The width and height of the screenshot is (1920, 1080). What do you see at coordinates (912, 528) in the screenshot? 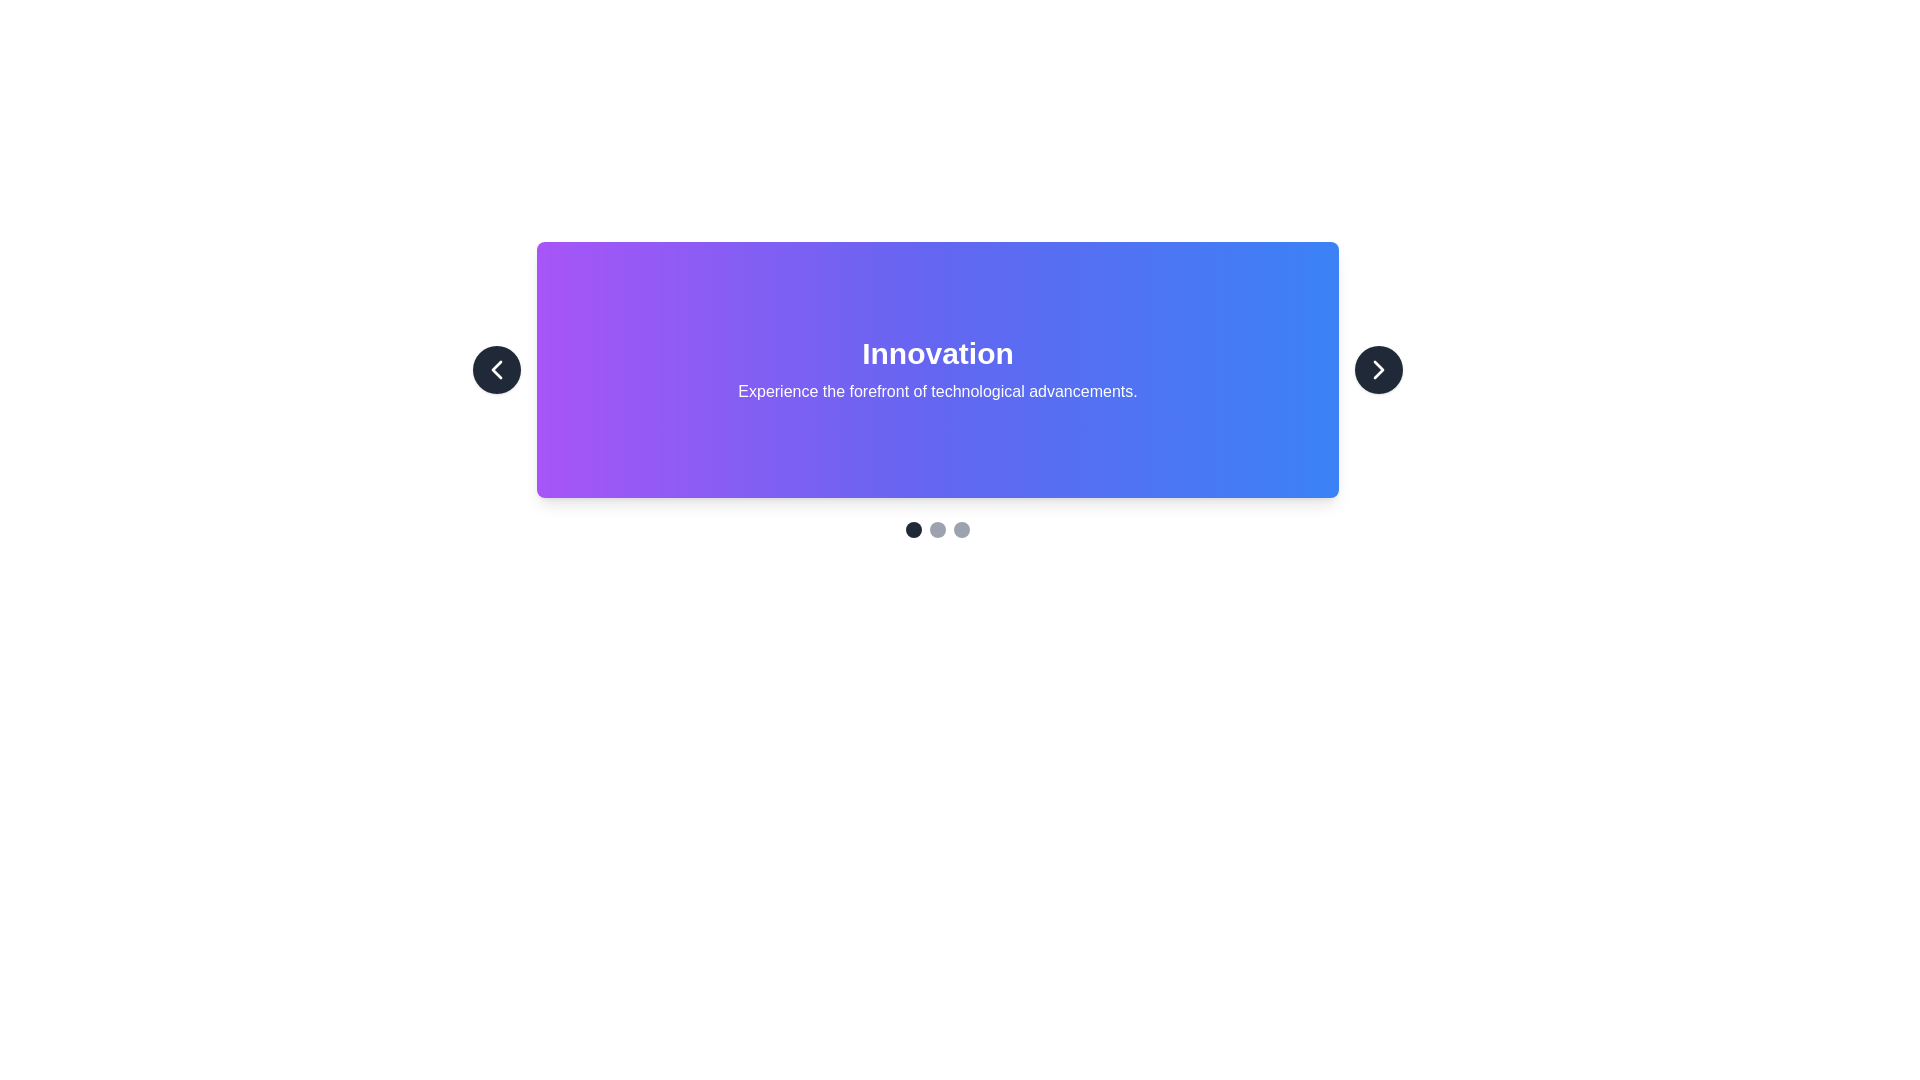
I see `the first circular navigation button with a dark grey background, located under the text panel of the main interface` at bounding box center [912, 528].